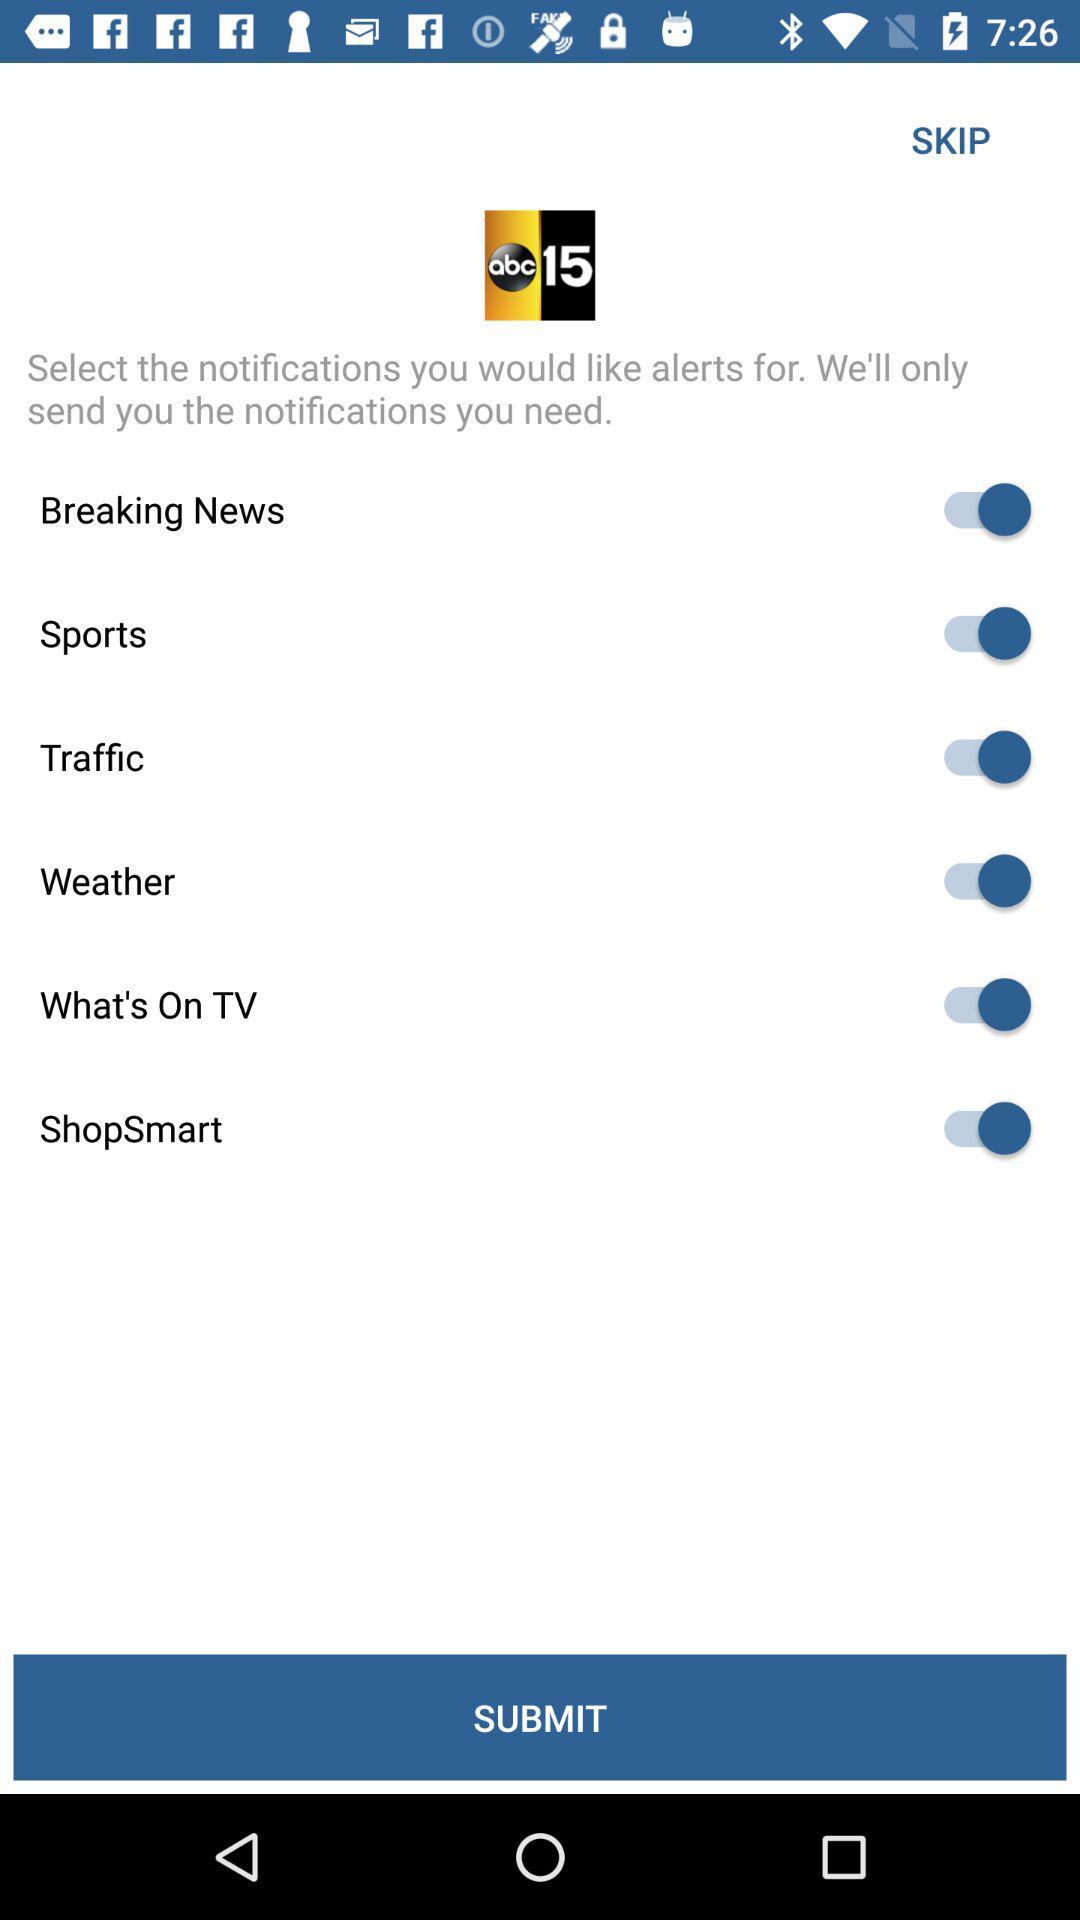 This screenshot has height=1920, width=1080. Describe the element at coordinates (977, 1004) in the screenshot. I see `tv guide option` at that location.